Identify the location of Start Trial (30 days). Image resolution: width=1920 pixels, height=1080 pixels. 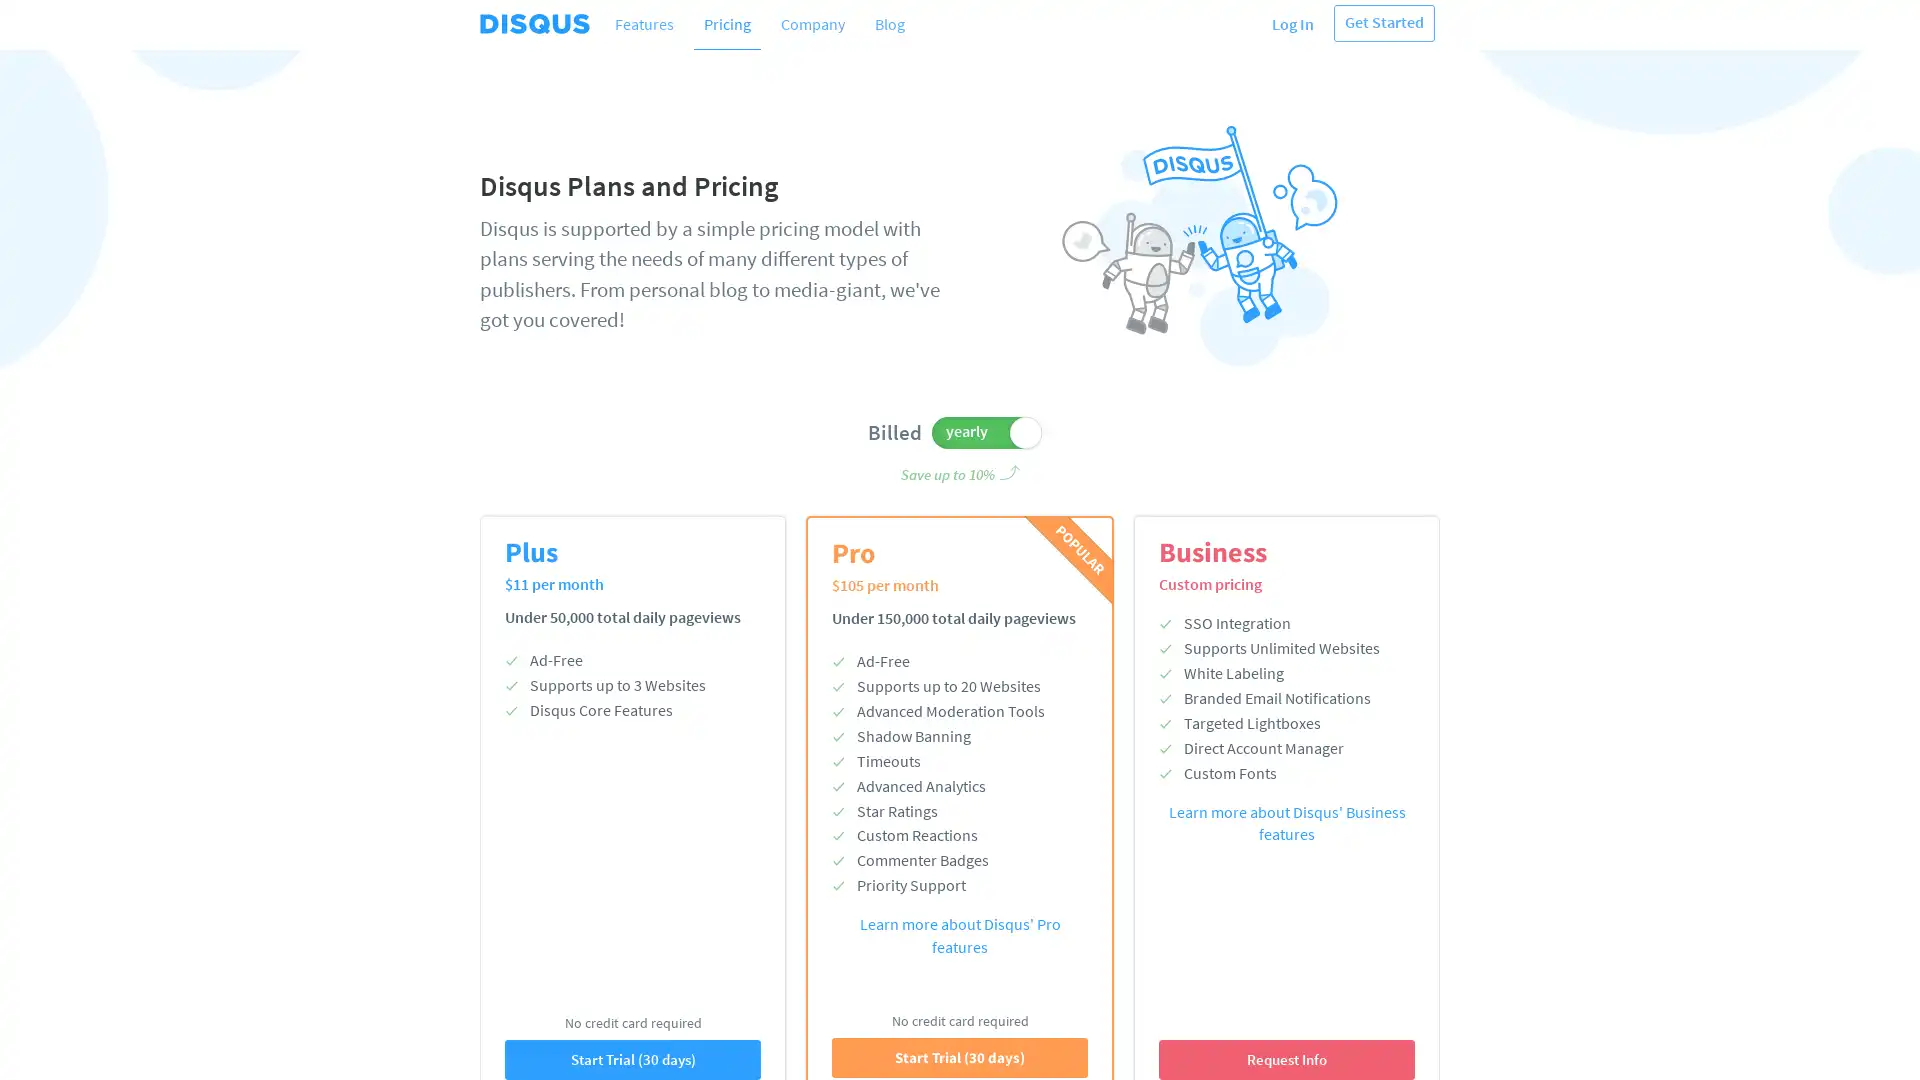
(960, 1056).